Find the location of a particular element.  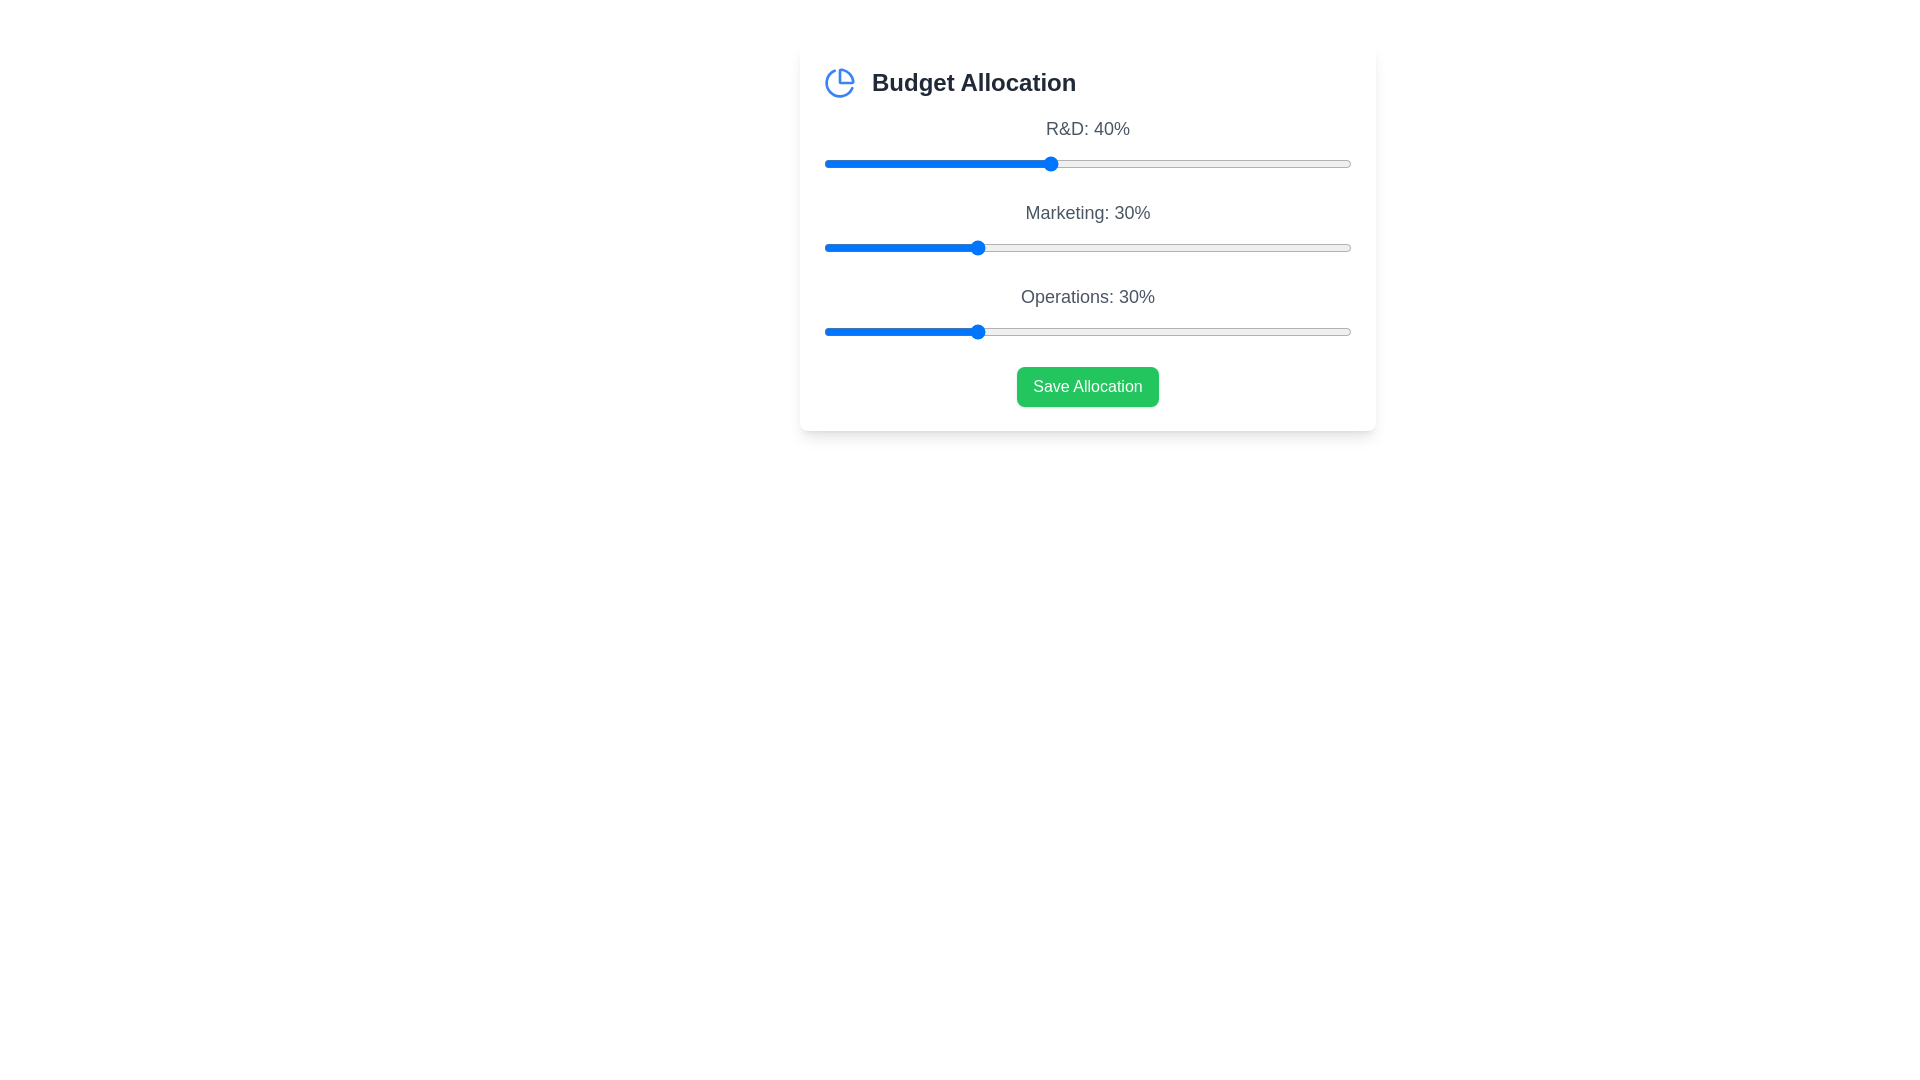

the 'Operations' slider to 62% is located at coordinates (1215, 330).